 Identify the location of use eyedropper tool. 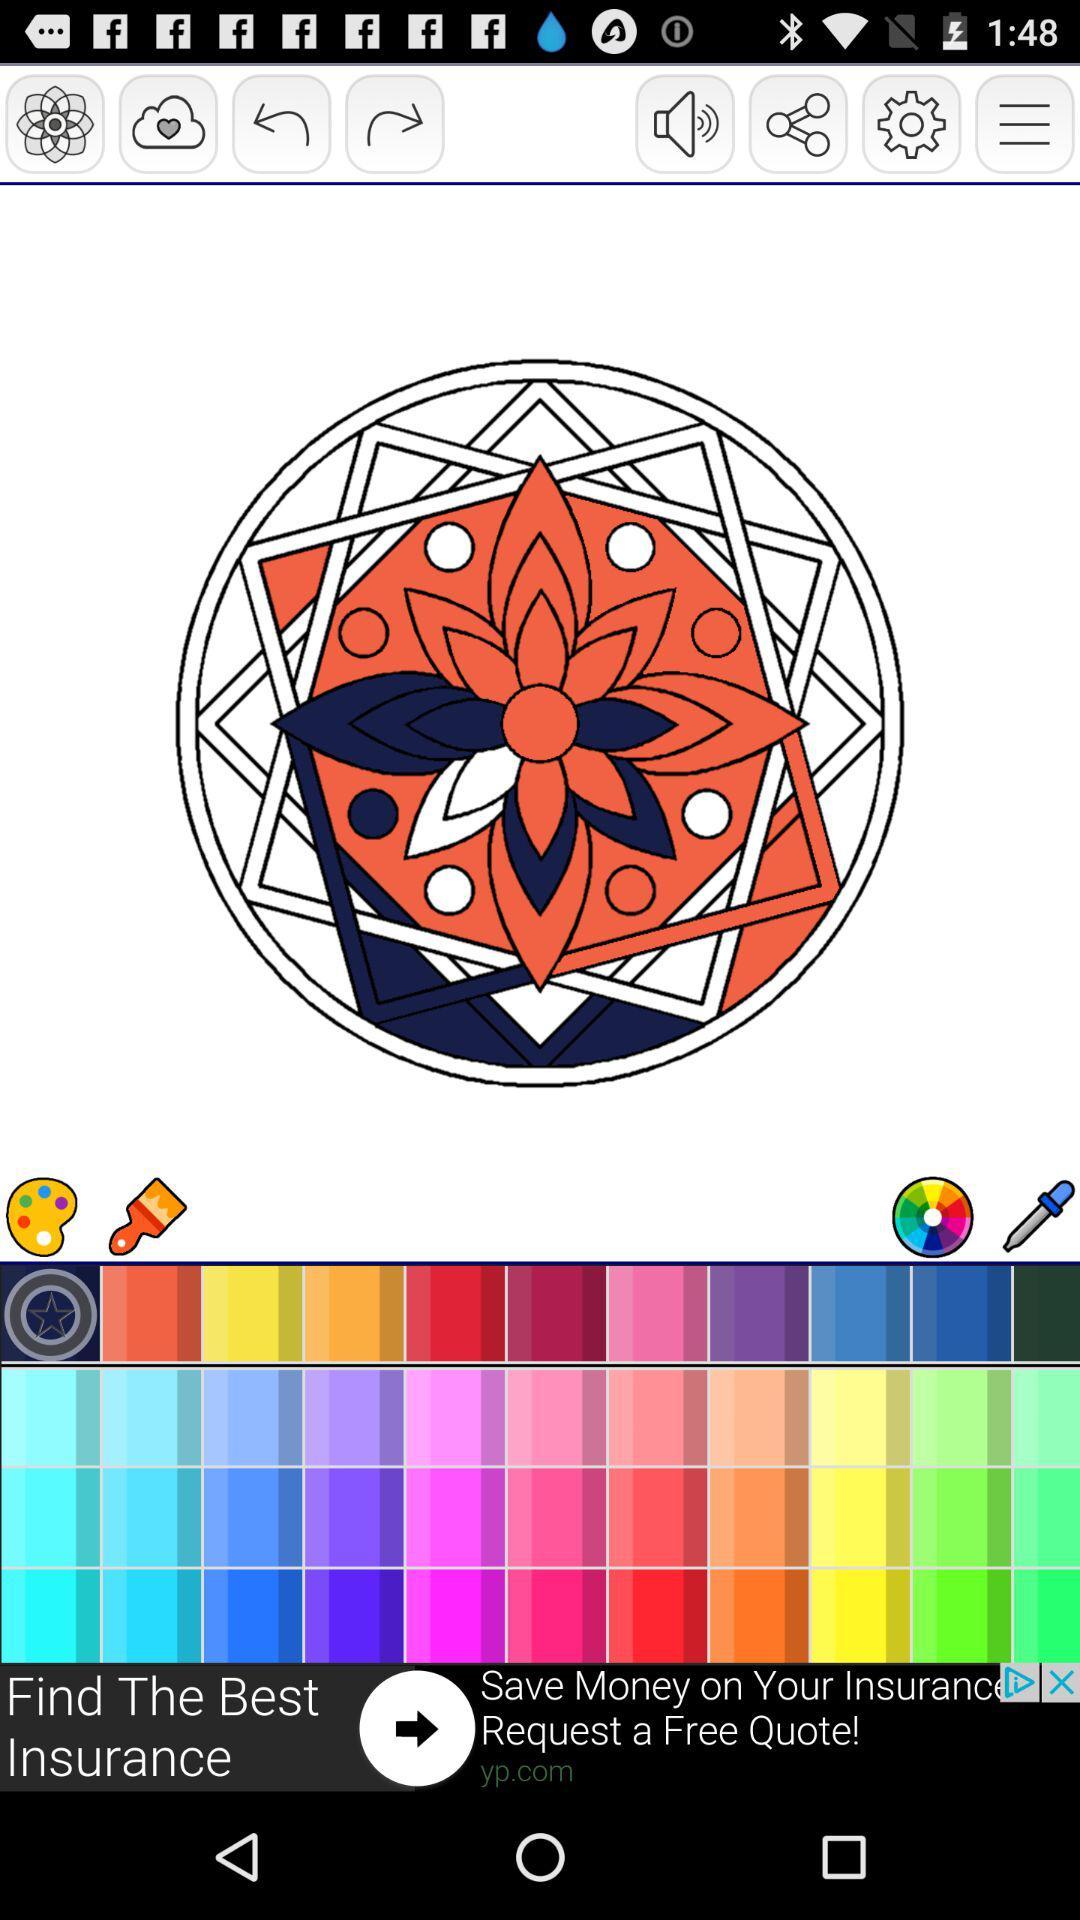
(1036, 1216).